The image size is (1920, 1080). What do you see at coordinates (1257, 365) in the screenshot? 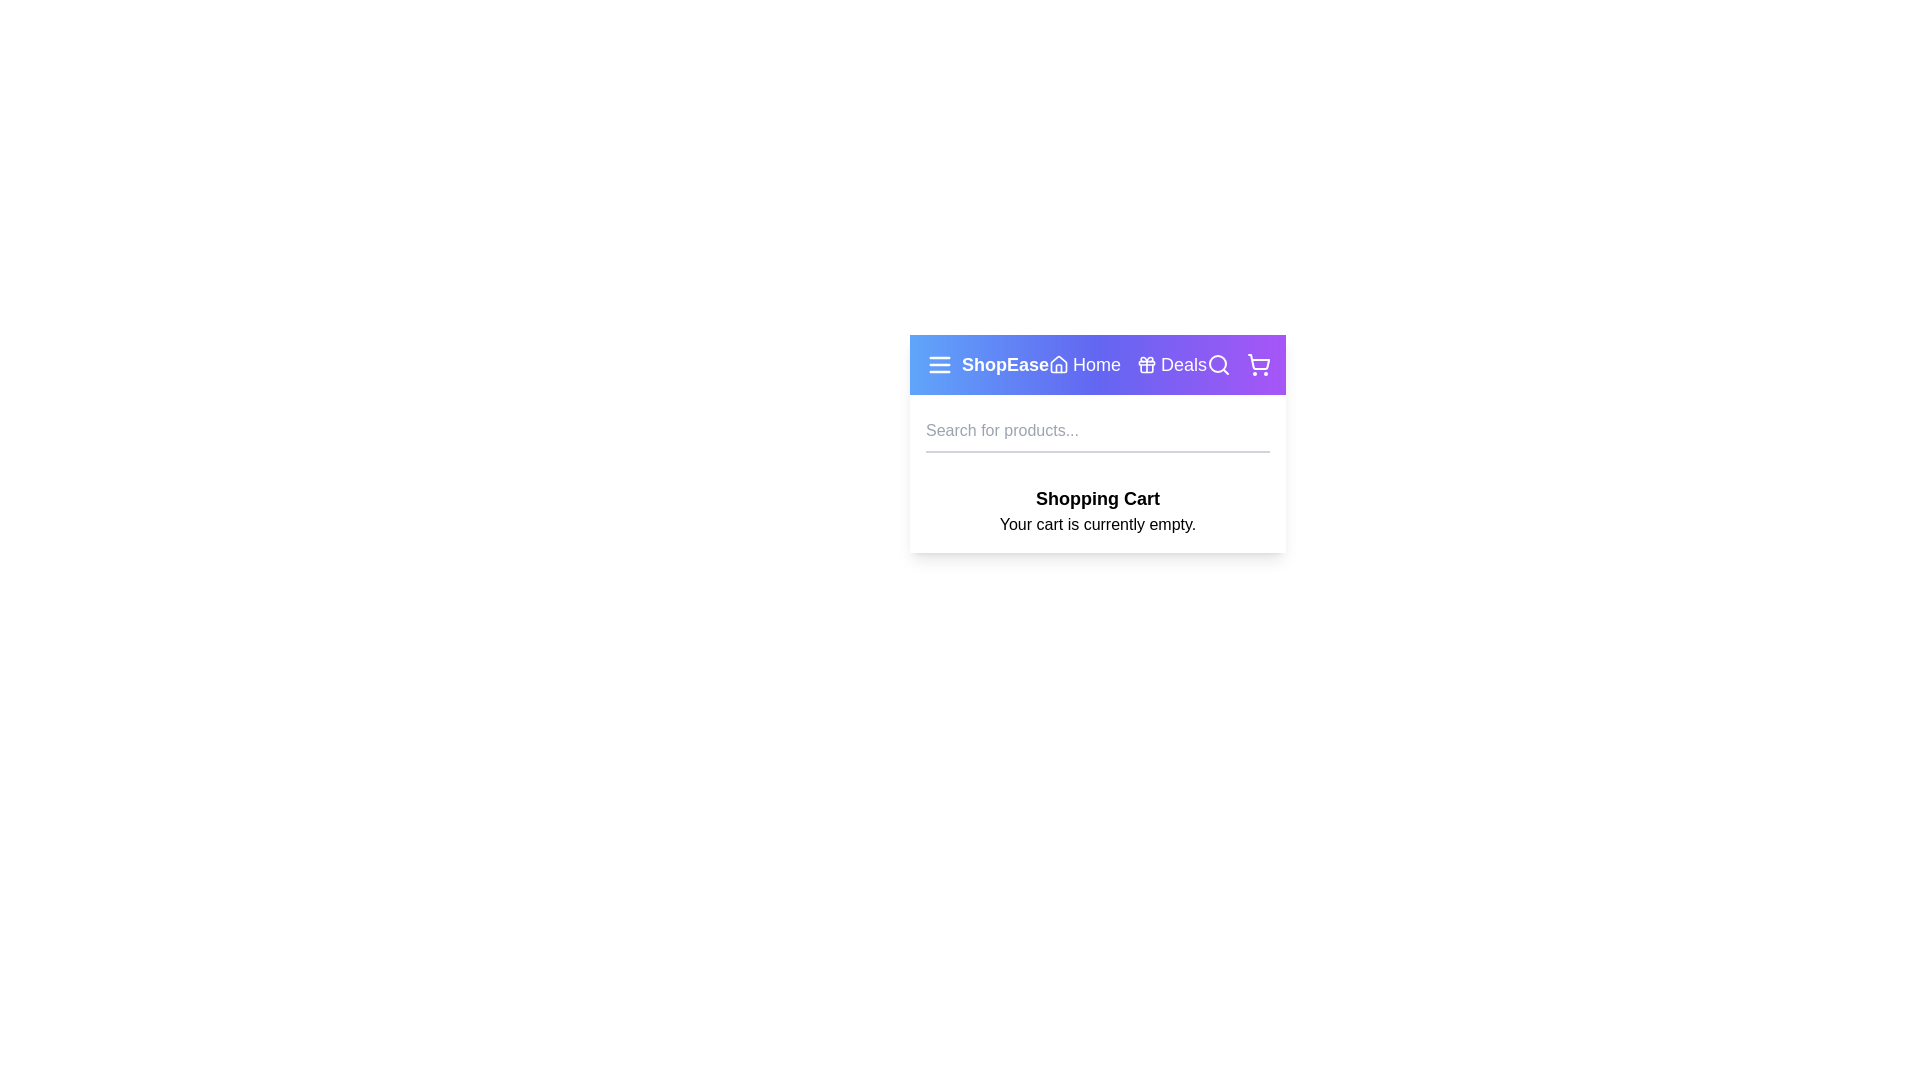
I see `the shopping cart icon to toggle the shopping cart visibility` at bounding box center [1257, 365].